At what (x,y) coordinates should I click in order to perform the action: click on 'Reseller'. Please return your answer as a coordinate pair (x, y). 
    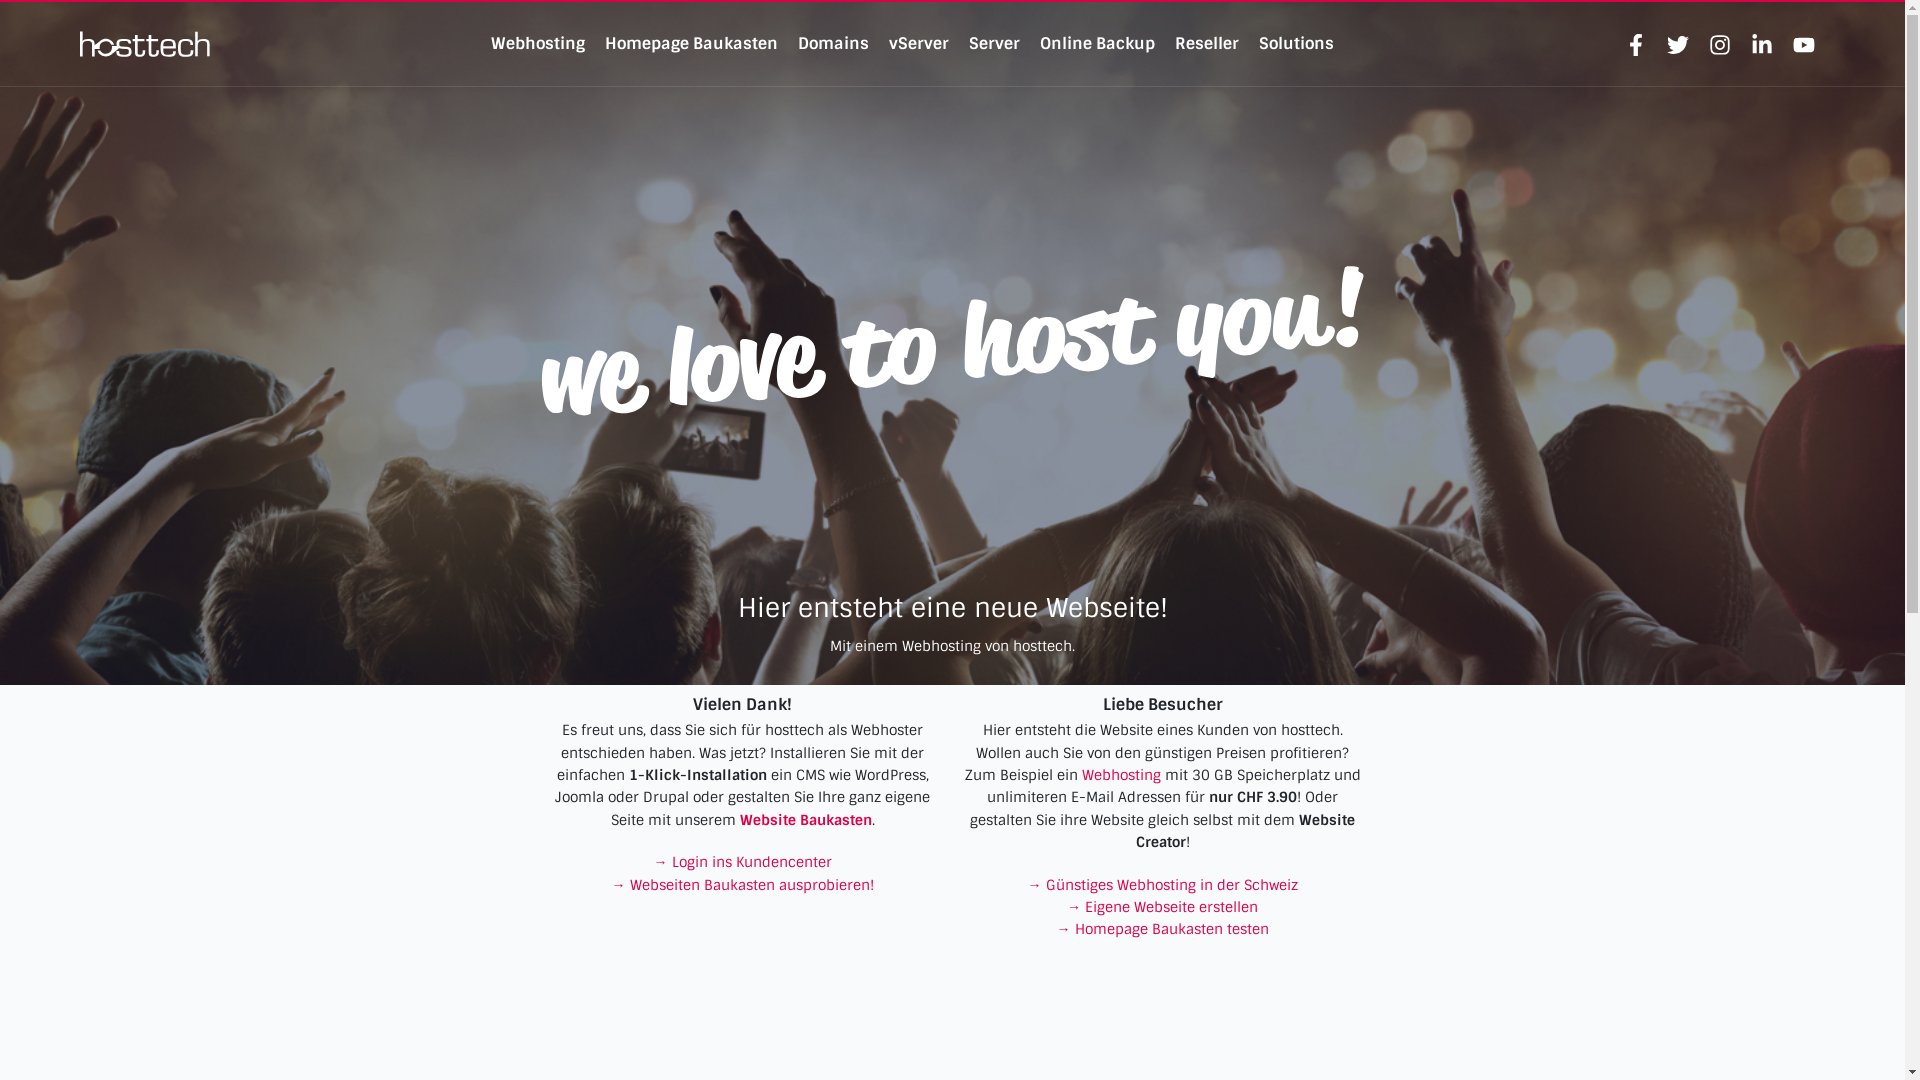
    Looking at the image, I should click on (1175, 43).